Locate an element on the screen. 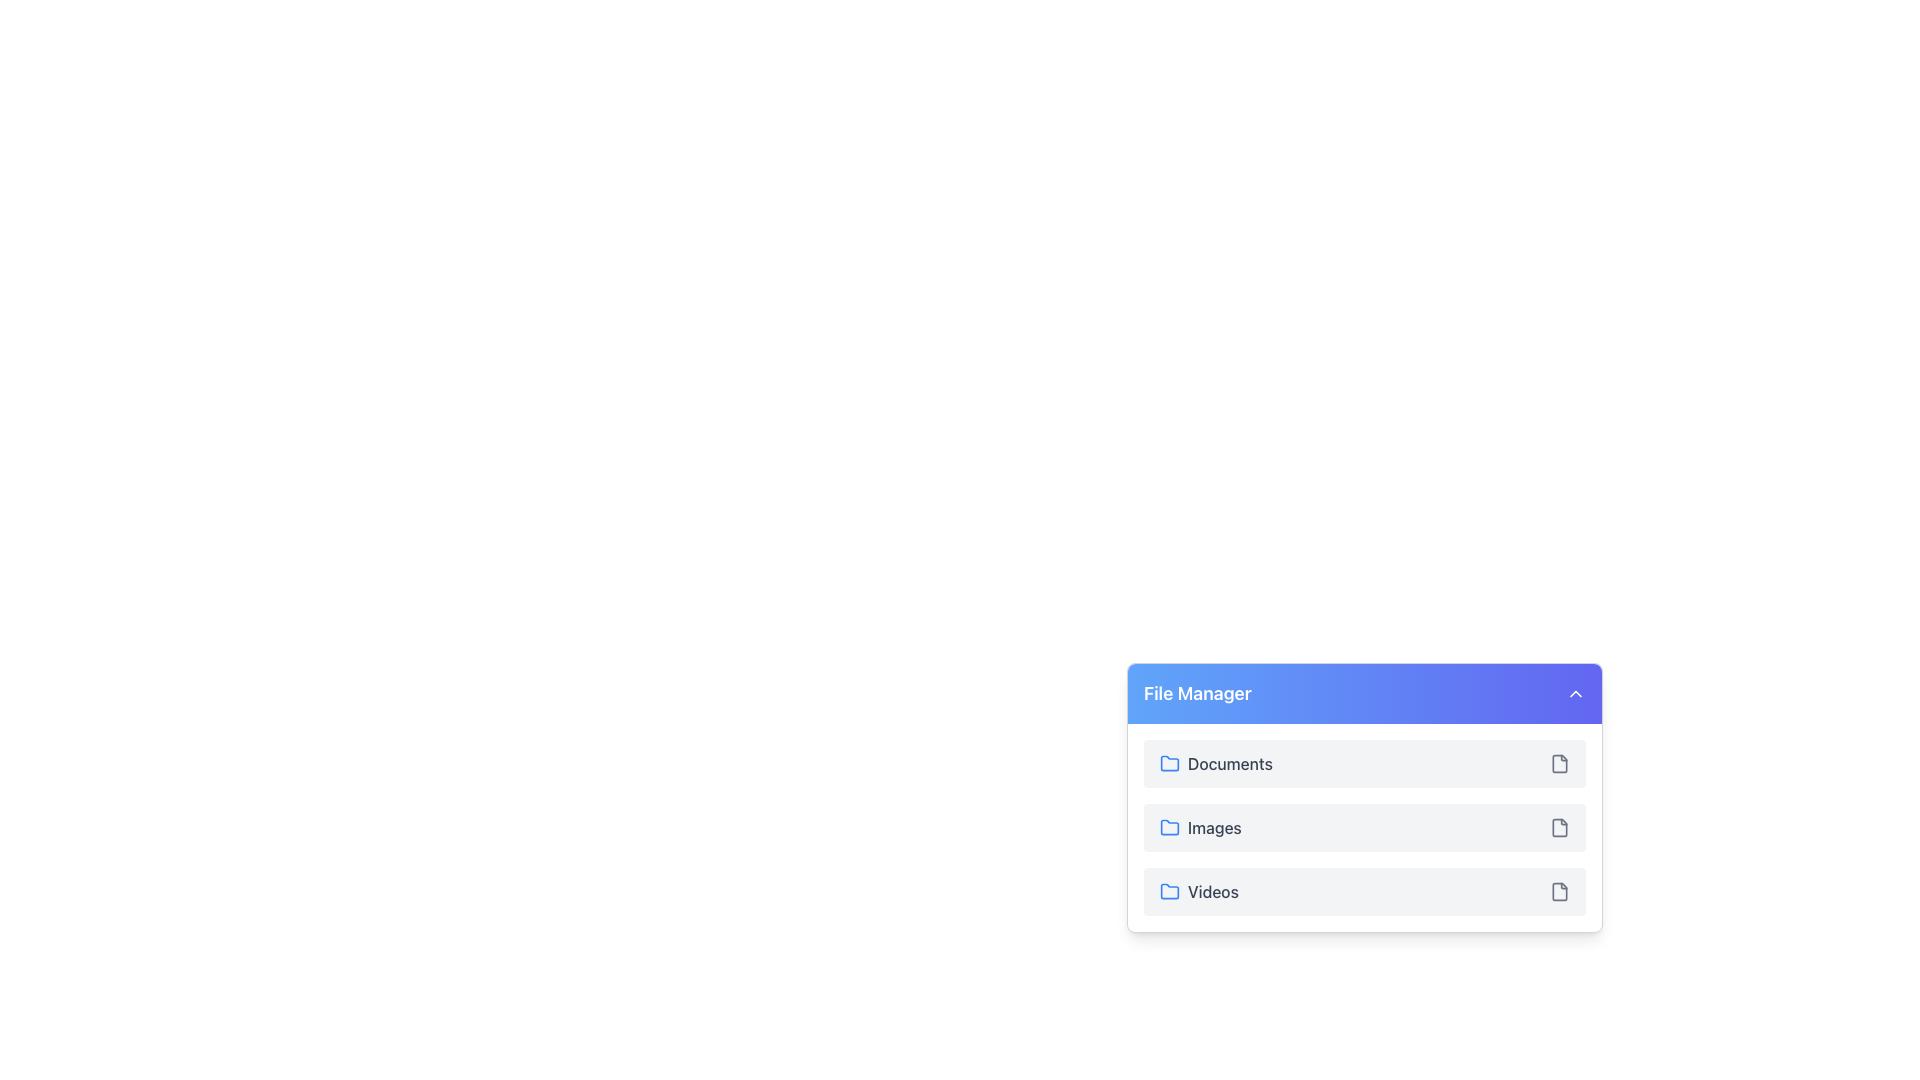  the folder icon with a blue border located next to the text 'Images' in the third row of the 'File Manager' interface is located at coordinates (1170, 826).